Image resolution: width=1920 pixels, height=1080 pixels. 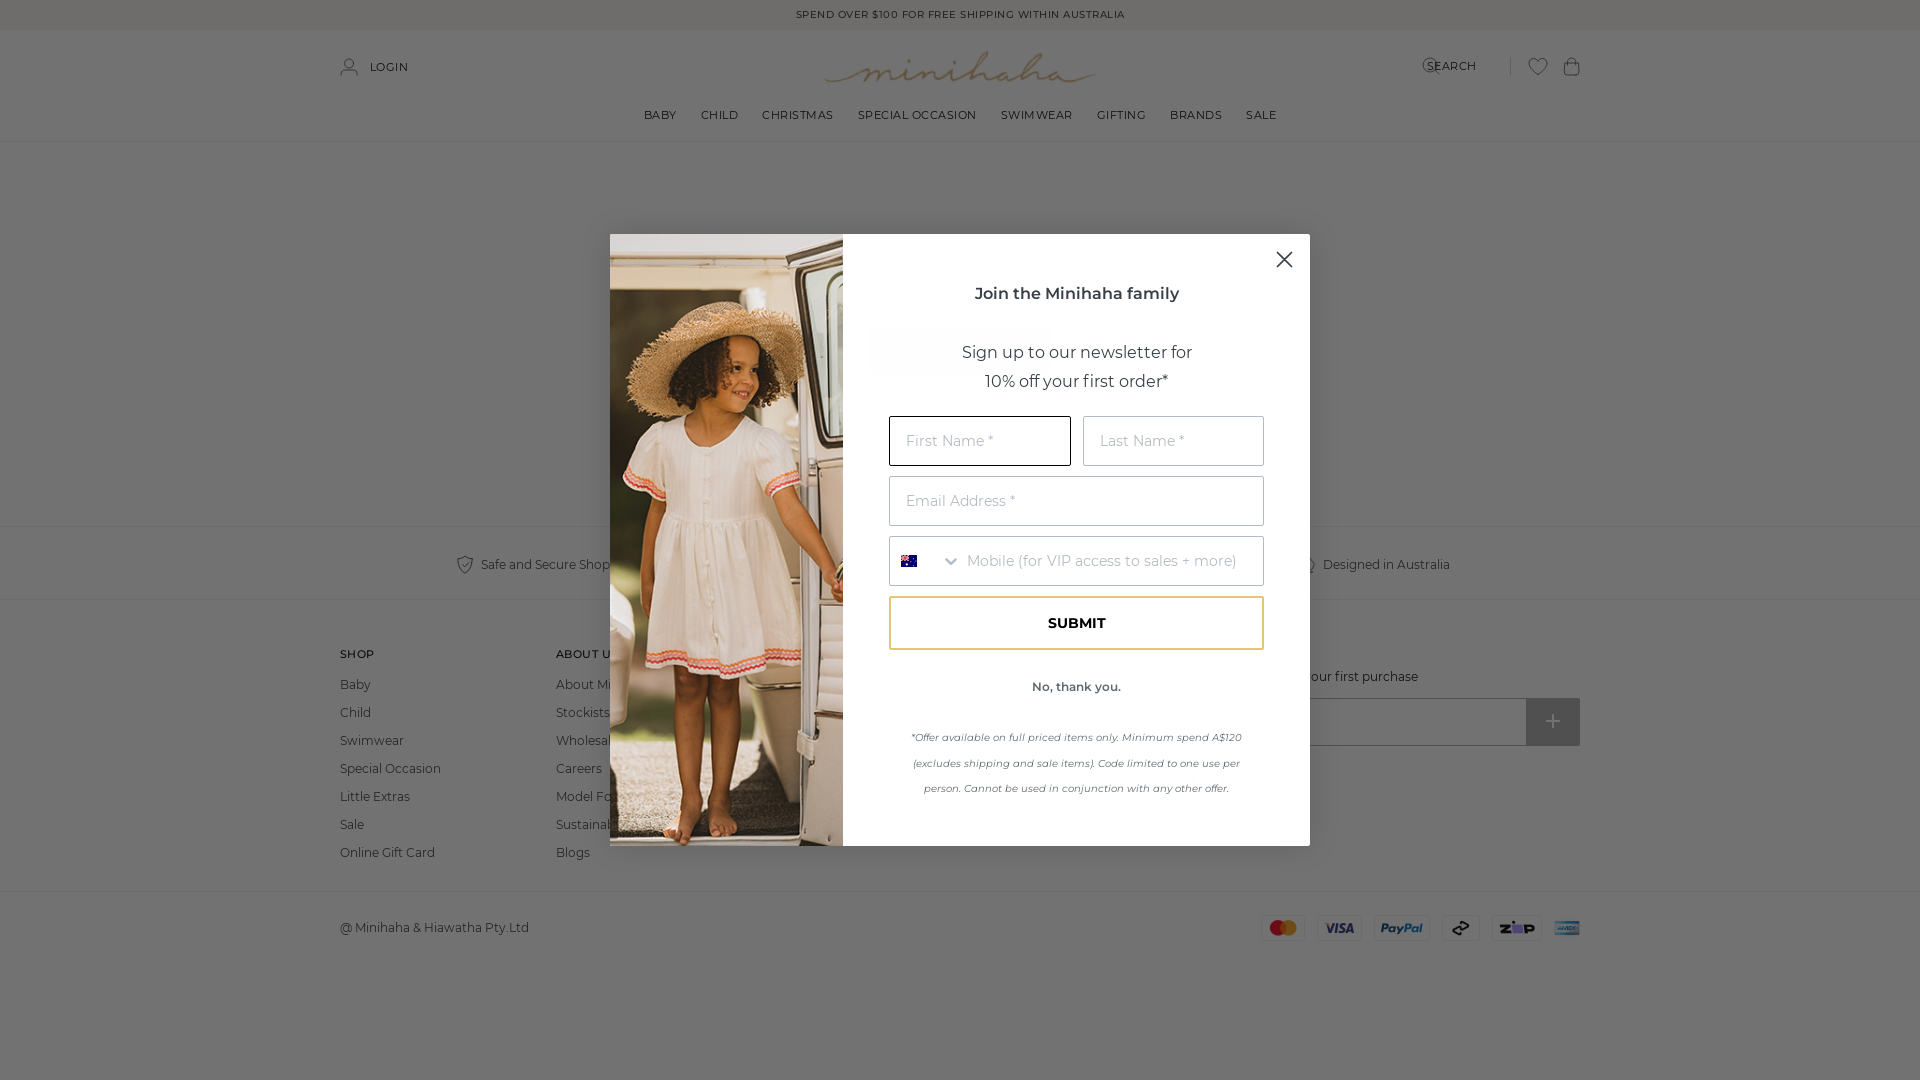 What do you see at coordinates (1036, 115) in the screenshot?
I see `'SWIMWEAR'` at bounding box center [1036, 115].